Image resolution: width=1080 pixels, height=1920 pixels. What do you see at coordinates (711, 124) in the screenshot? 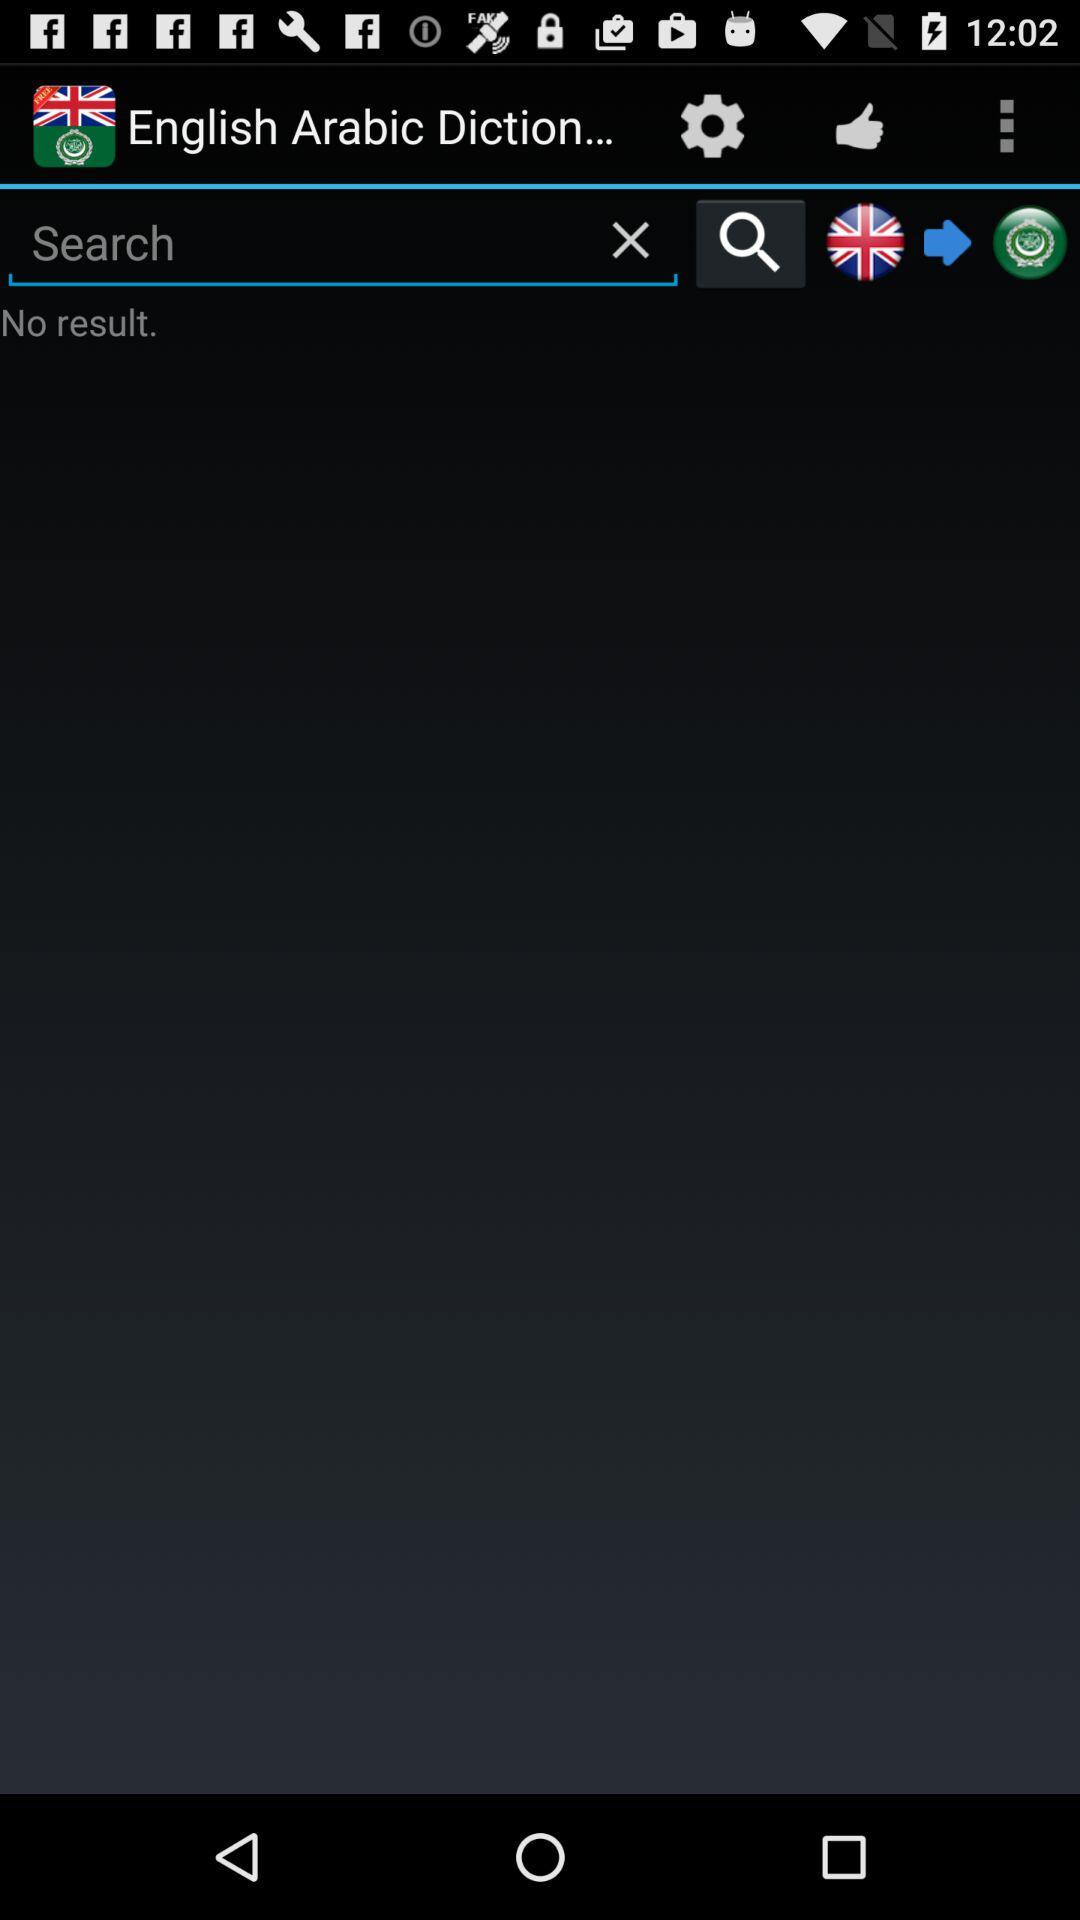
I see `the settings icon` at bounding box center [711, 124].